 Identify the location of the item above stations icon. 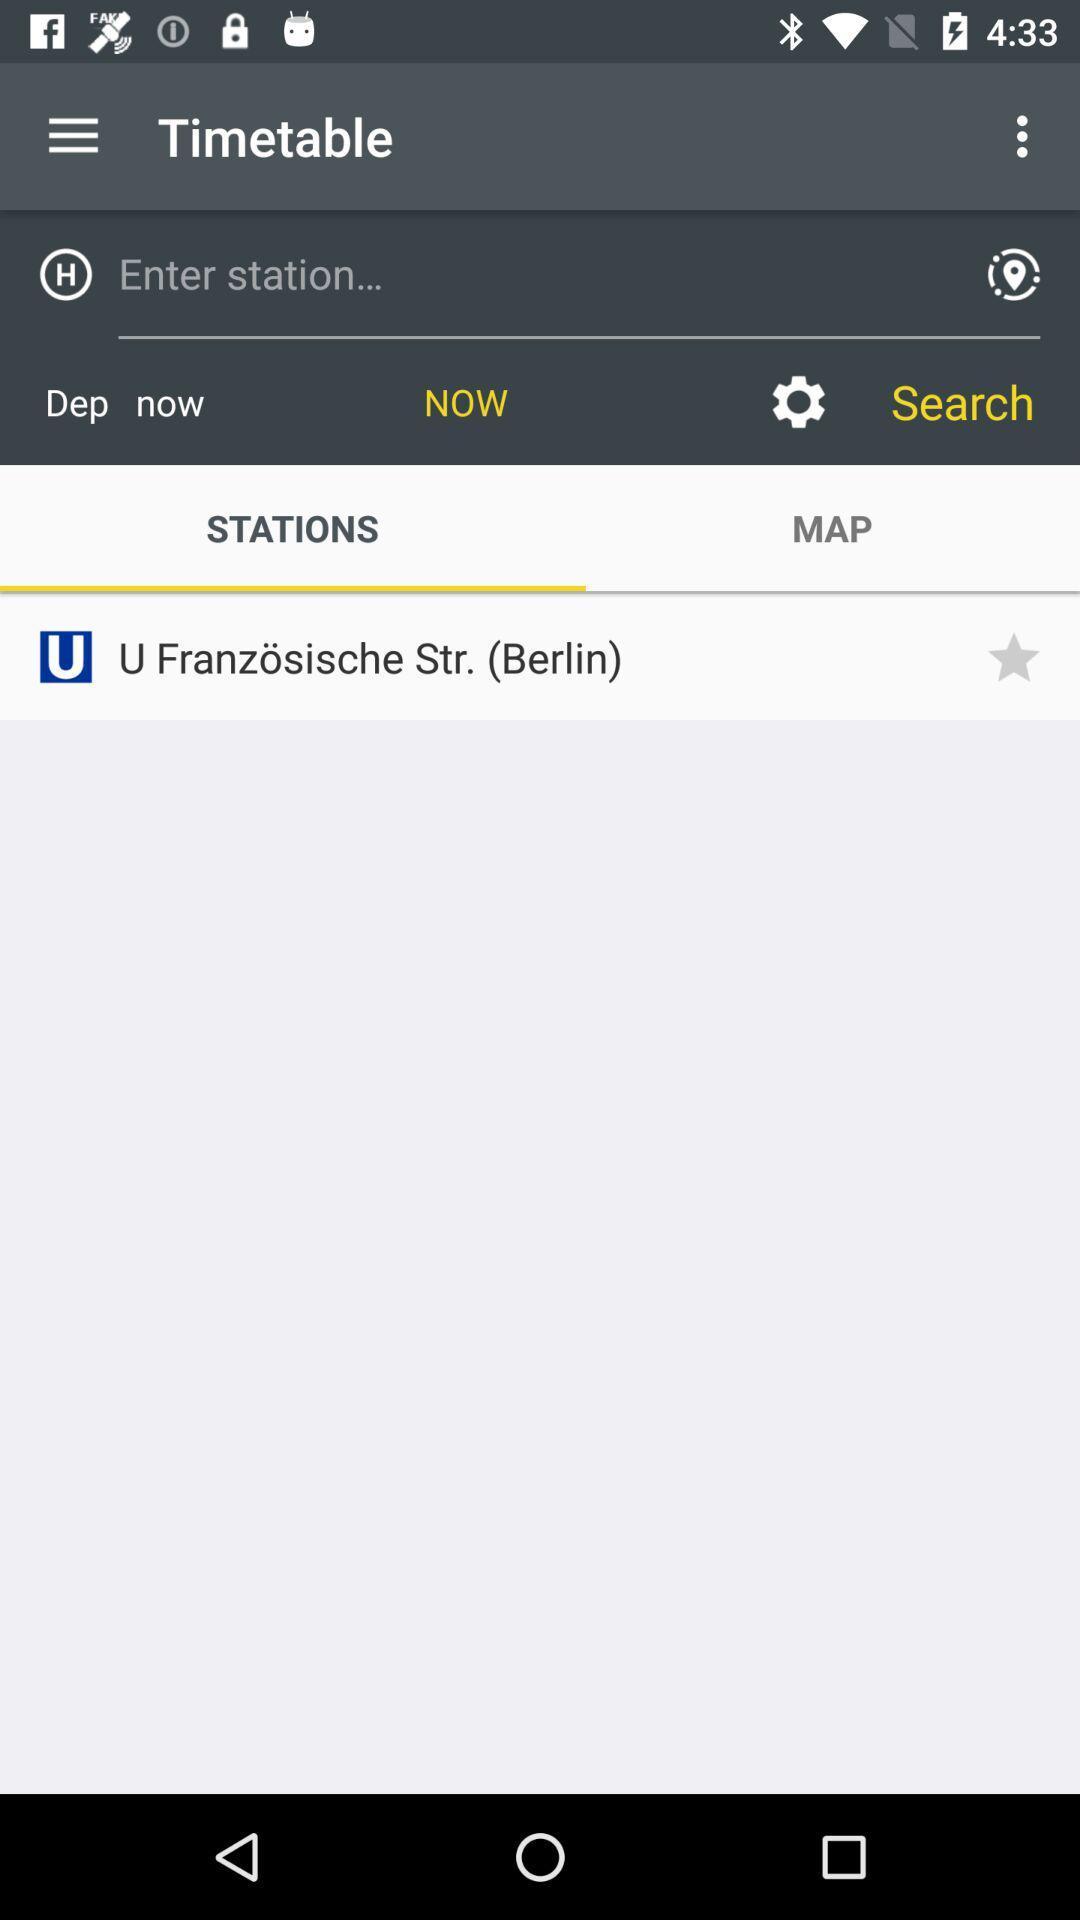
(124, 401).